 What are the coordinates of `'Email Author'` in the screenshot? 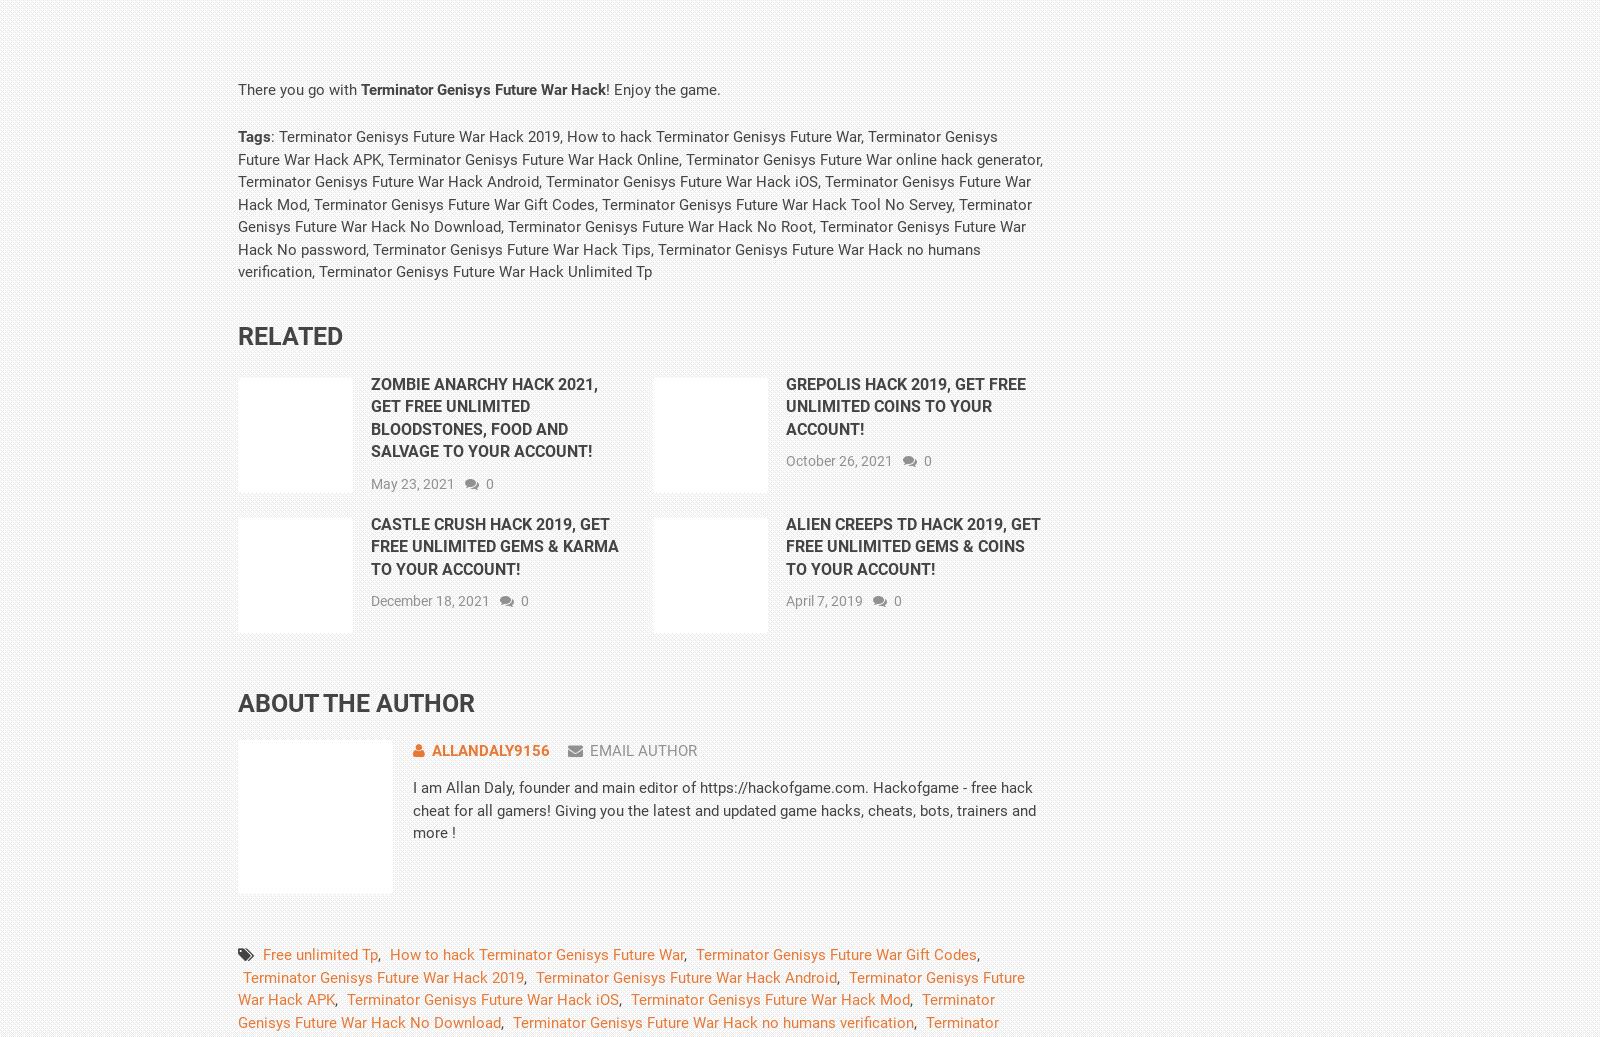 It's located at (642, 749).